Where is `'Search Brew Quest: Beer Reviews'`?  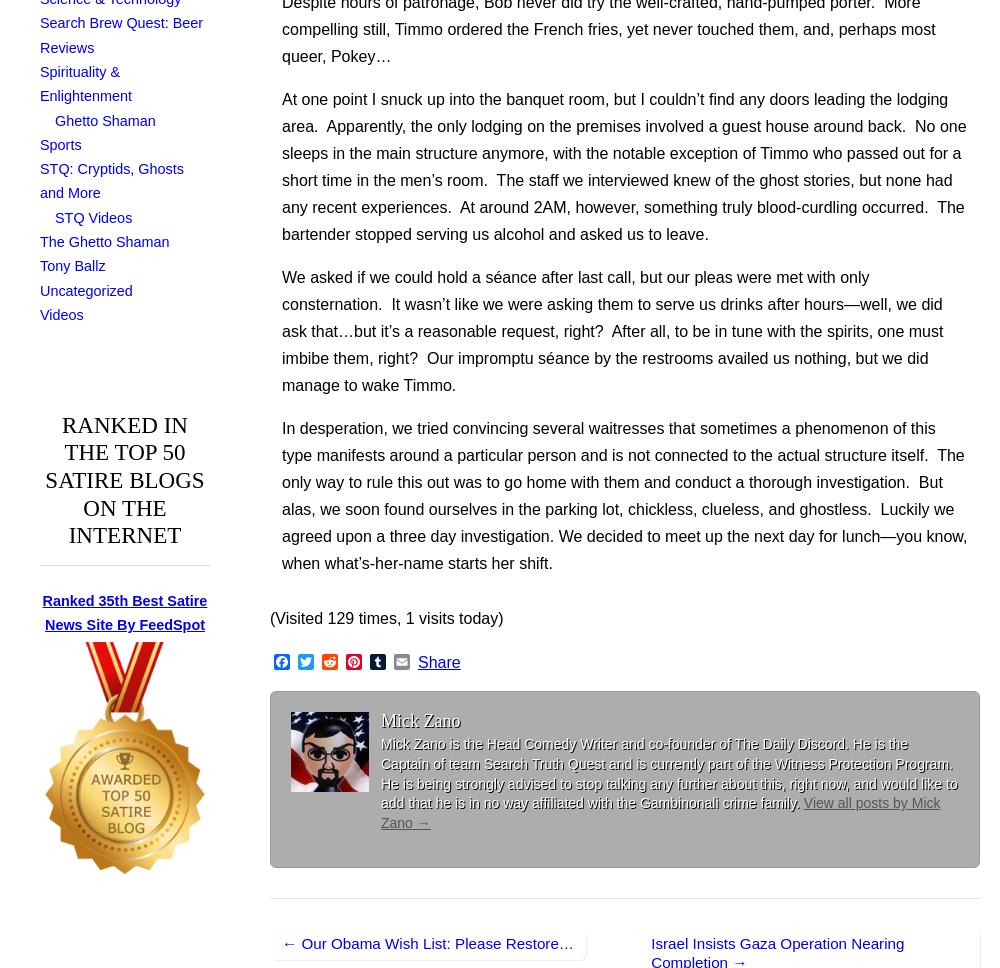 'Search Brew Quest: Beer Reviews' is located at coordinates (120, 35).